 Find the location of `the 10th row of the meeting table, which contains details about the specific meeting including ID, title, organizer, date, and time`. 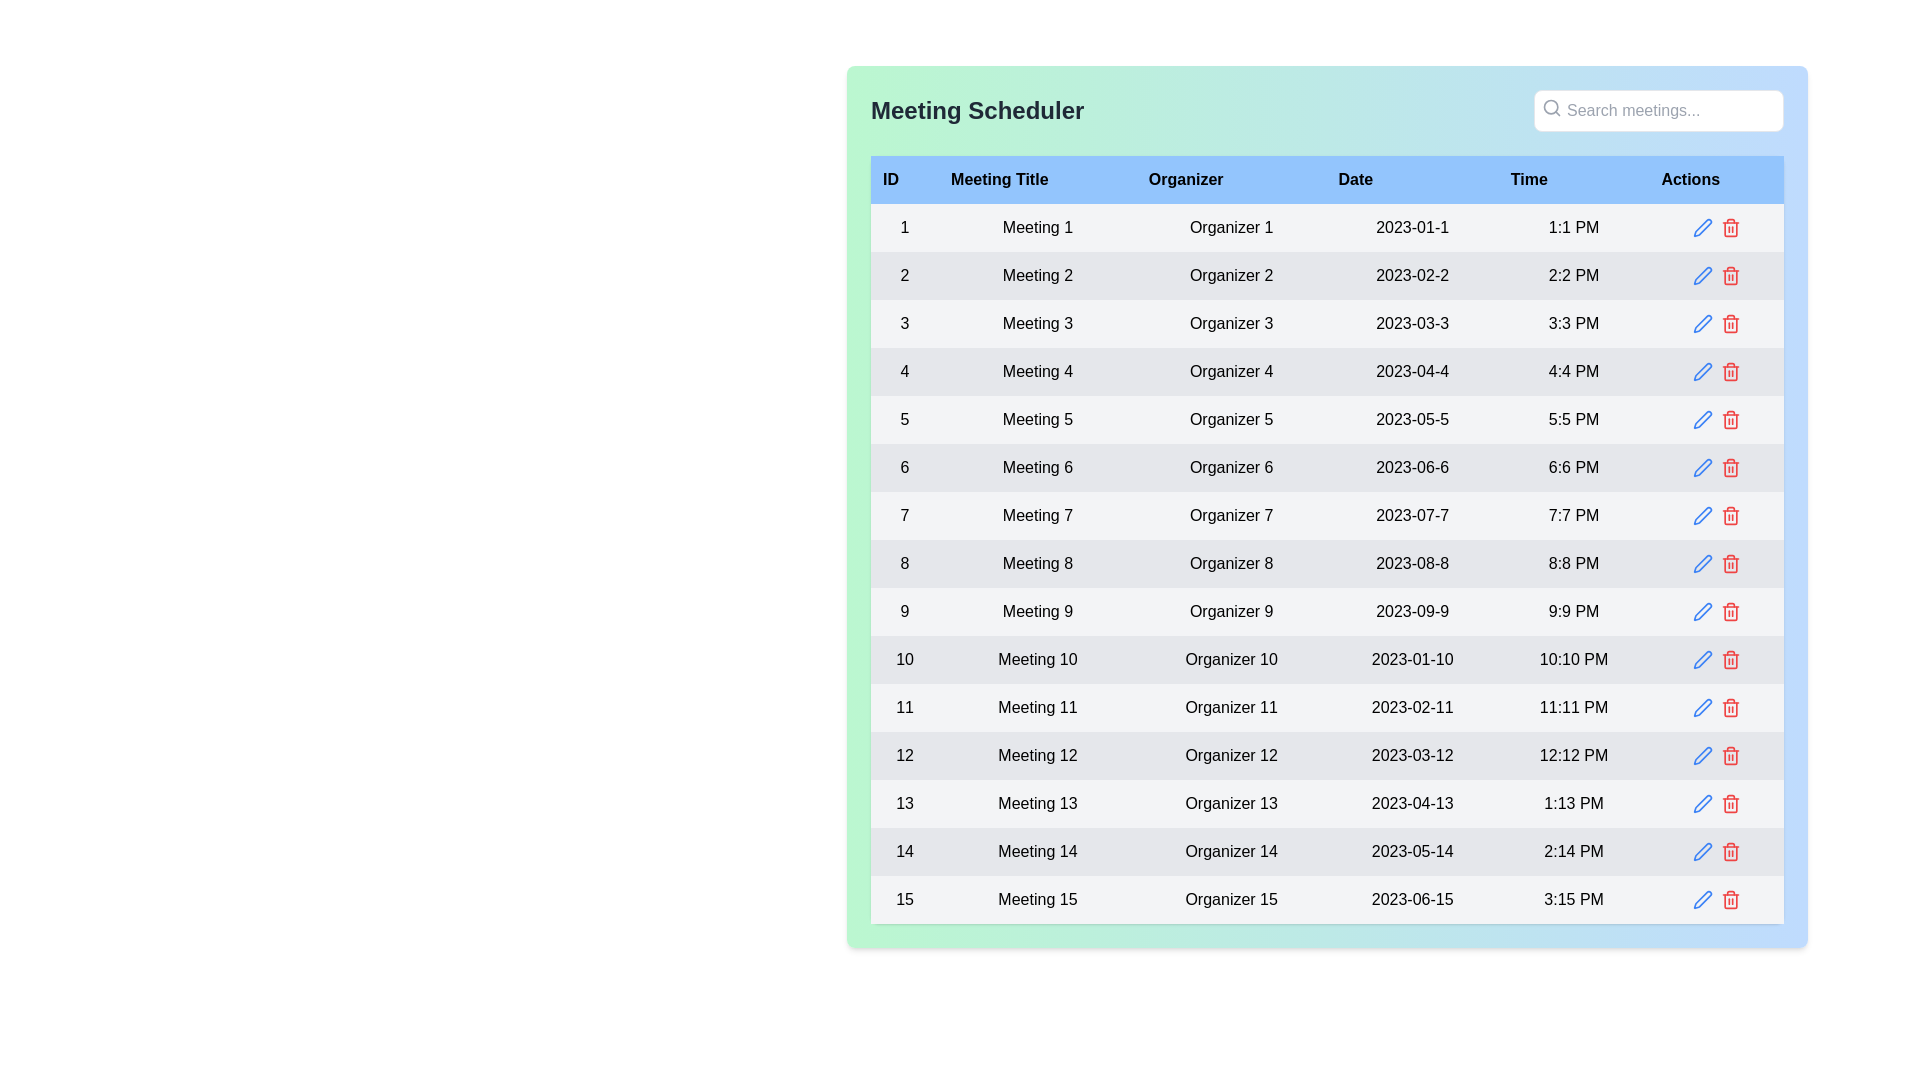

the 10th row of the meeting table, which contains details about the specific meeting including ID, title, organizer, date, and time is located at coordinates (1327, 659).